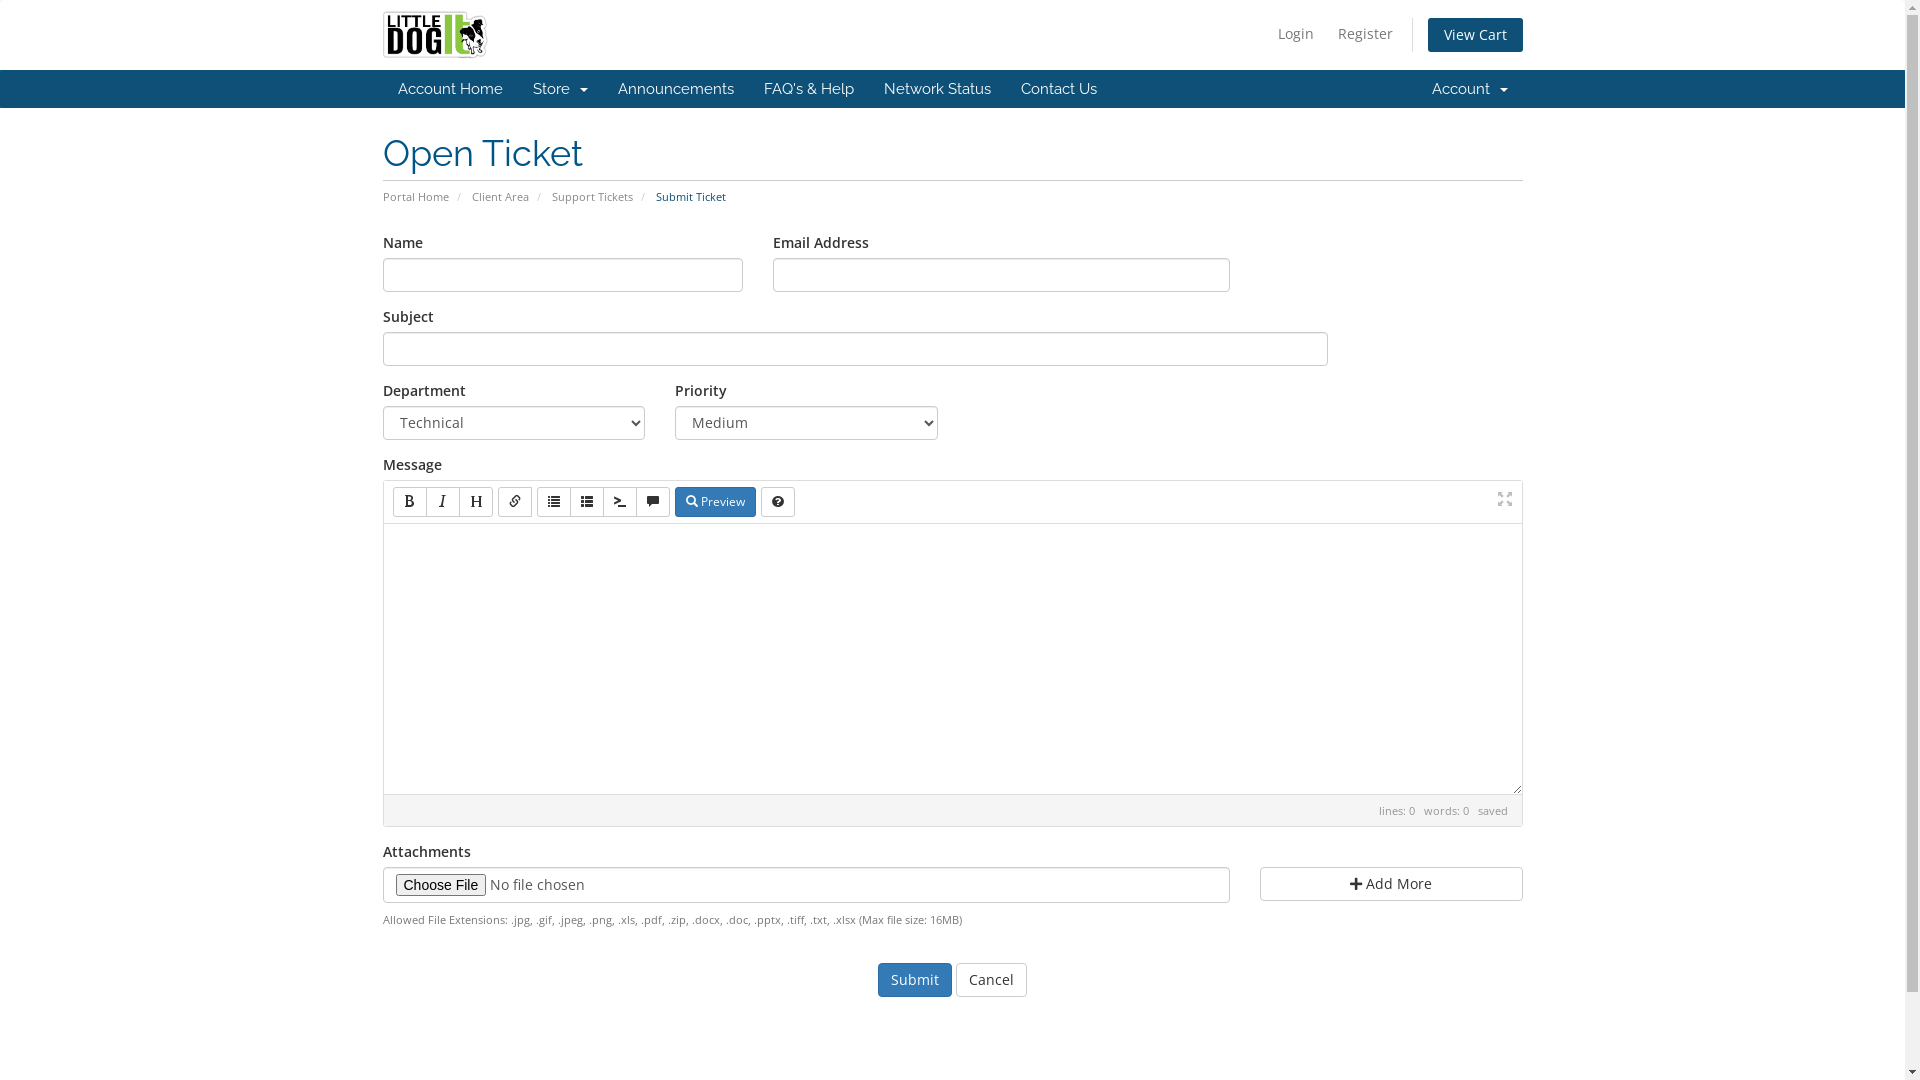  Describe the element at coordinates (1364, 34) in the screenshot. I see `'Register'` at that location.